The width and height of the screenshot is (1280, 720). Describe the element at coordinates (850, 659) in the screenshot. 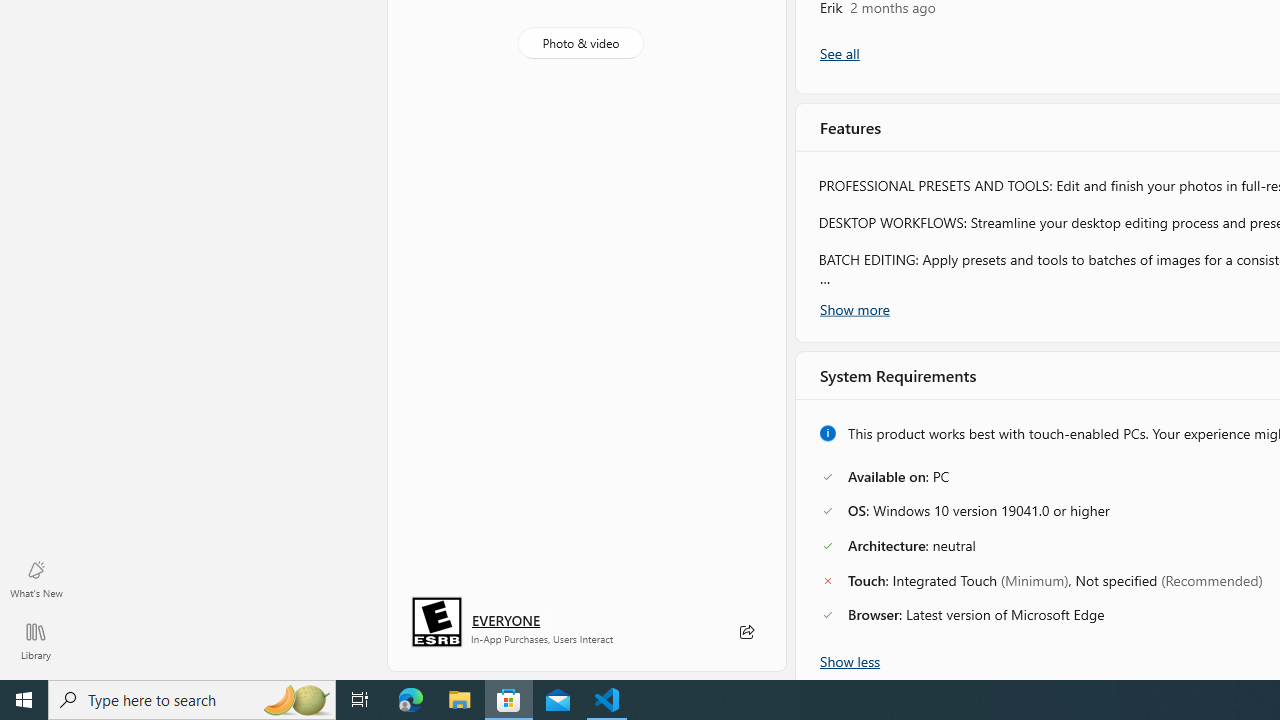

I see `'Show less'` at that location.